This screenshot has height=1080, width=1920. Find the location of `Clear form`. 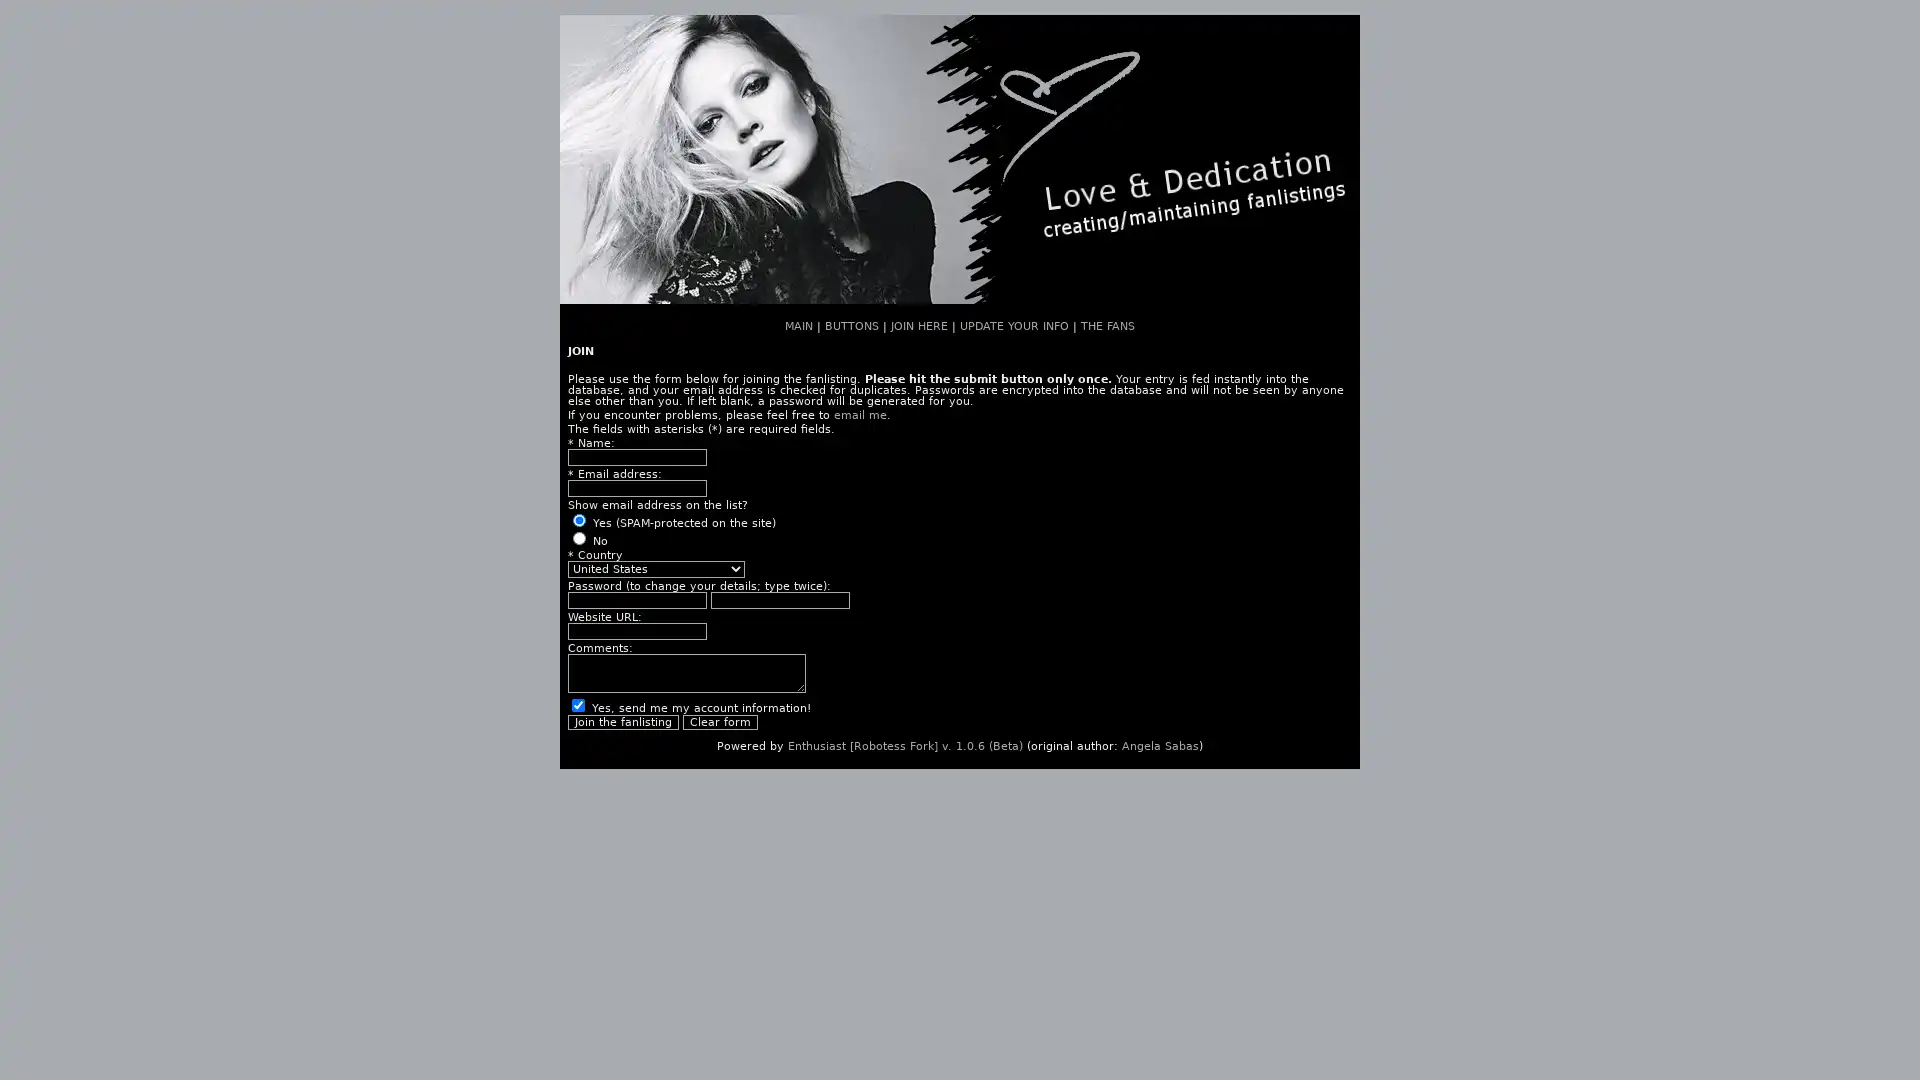

Clear form is located at coordinates (720, 722).